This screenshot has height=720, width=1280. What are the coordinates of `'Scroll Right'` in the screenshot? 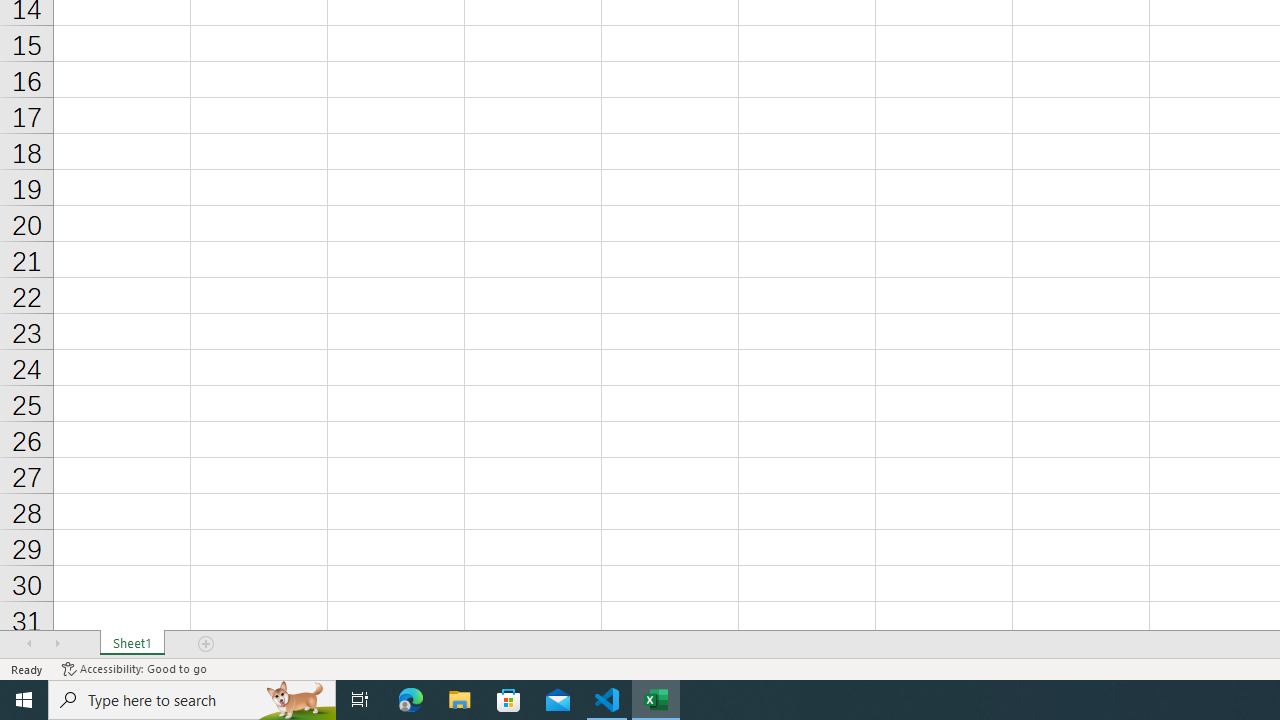 It's located at (57, 644).